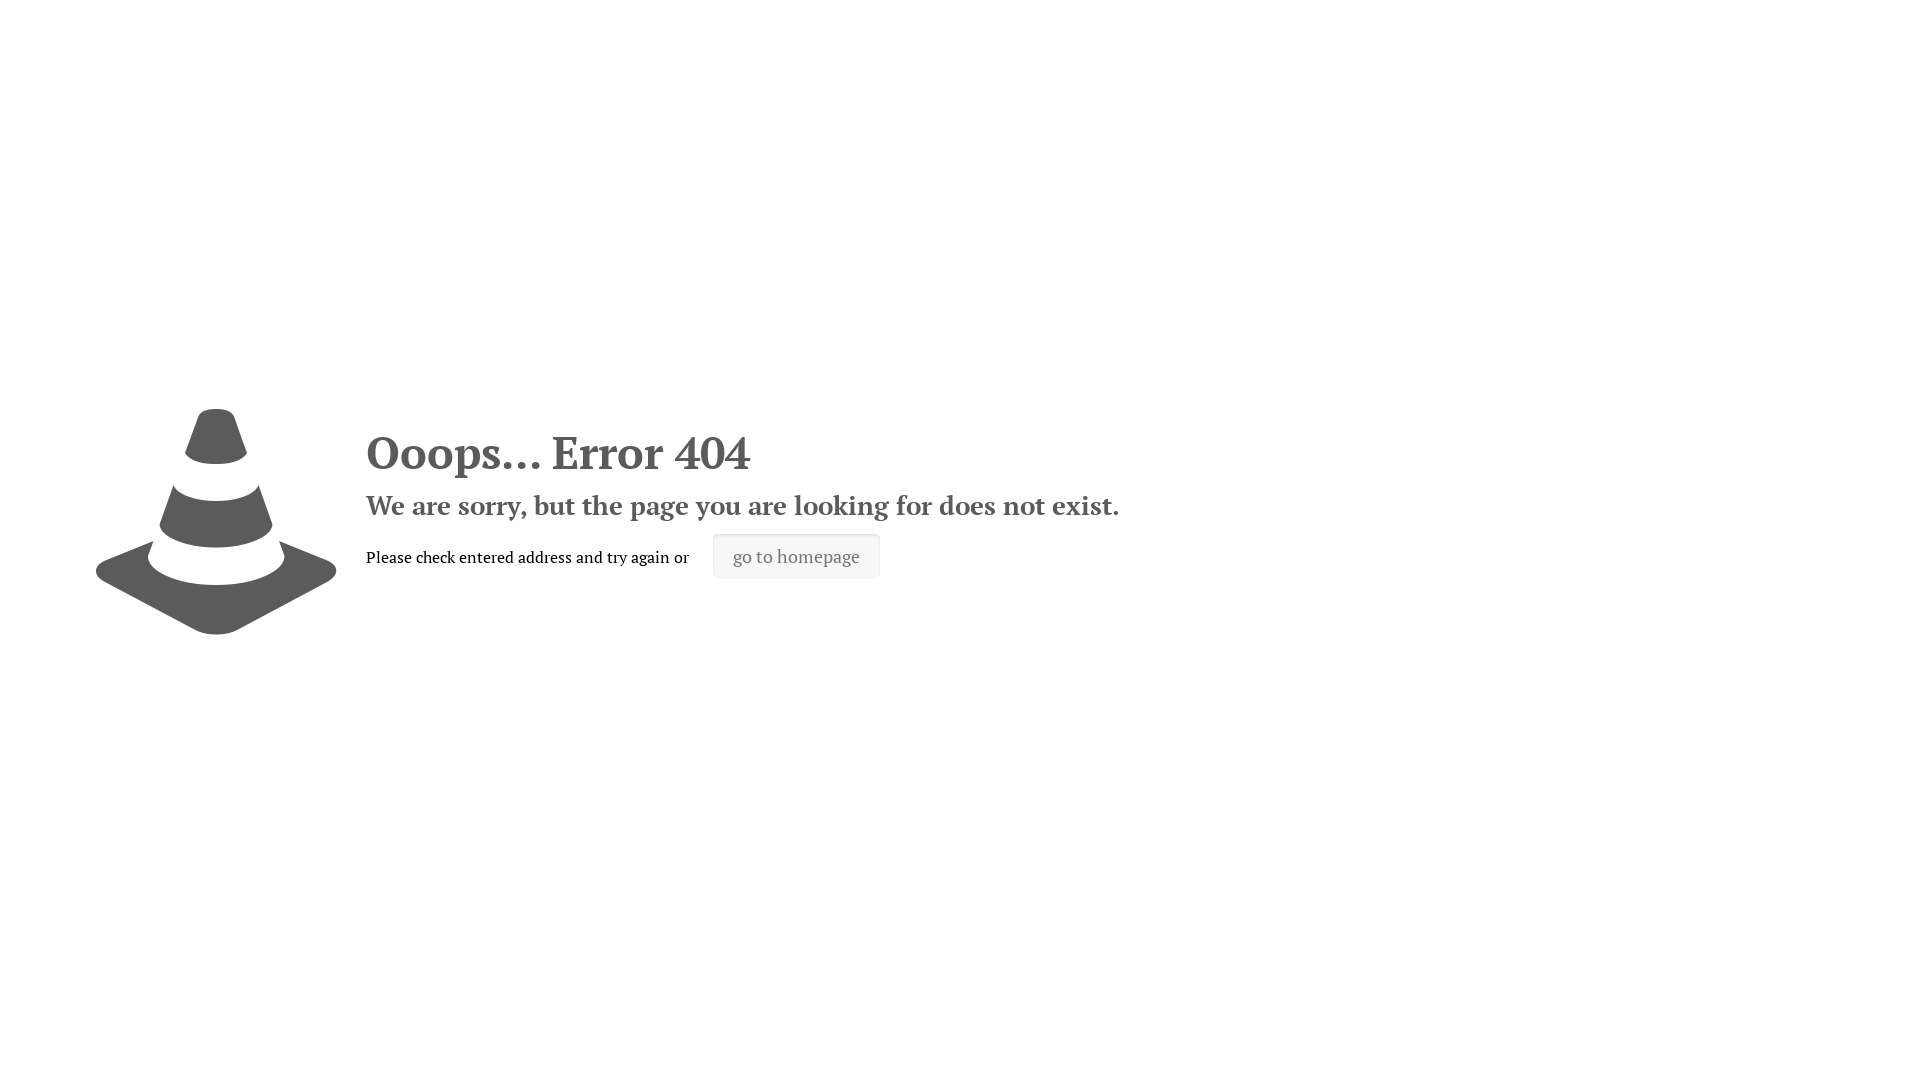  Describe the element at coordinates (795, 555) in the screenshot. I see `'go to homepage'` at that location.